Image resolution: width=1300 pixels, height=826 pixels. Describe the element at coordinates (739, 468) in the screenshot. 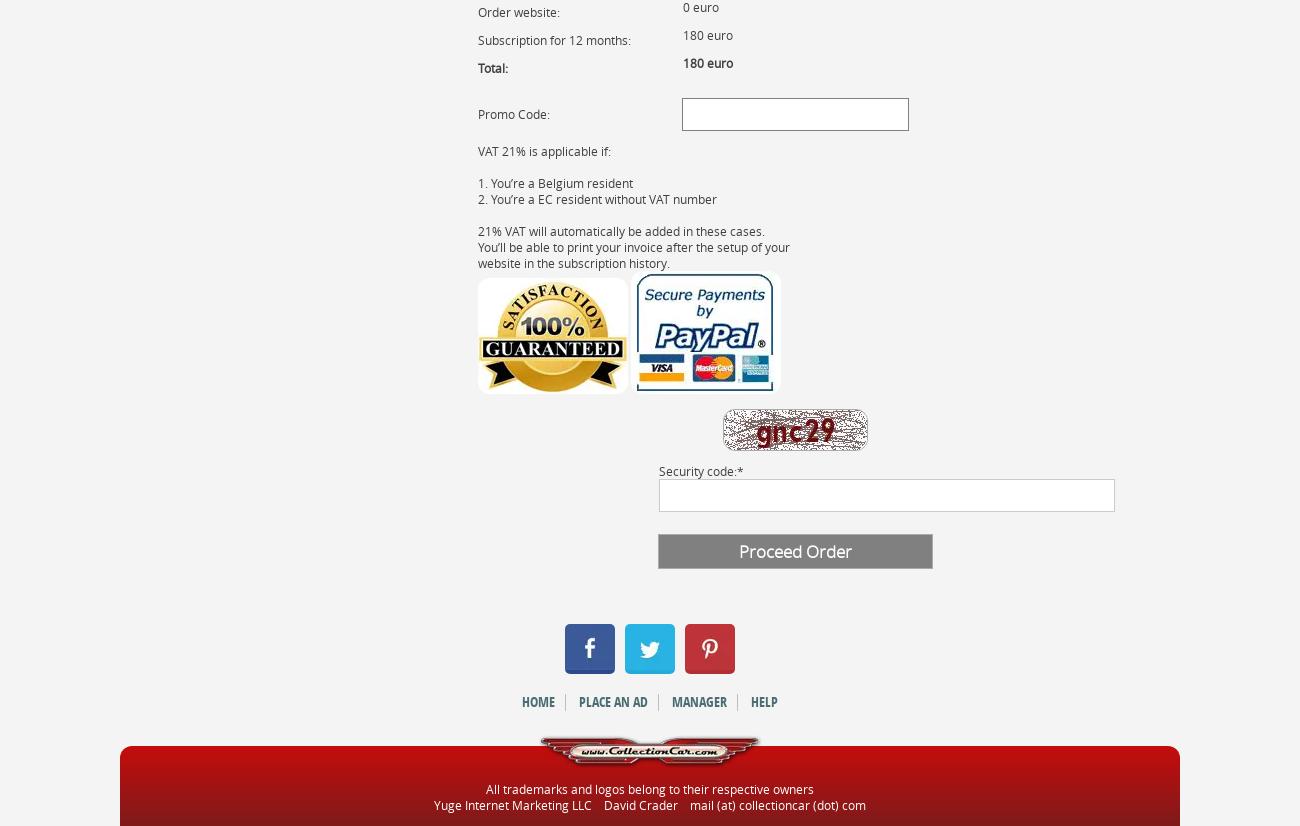

I see `'*'` at that location.